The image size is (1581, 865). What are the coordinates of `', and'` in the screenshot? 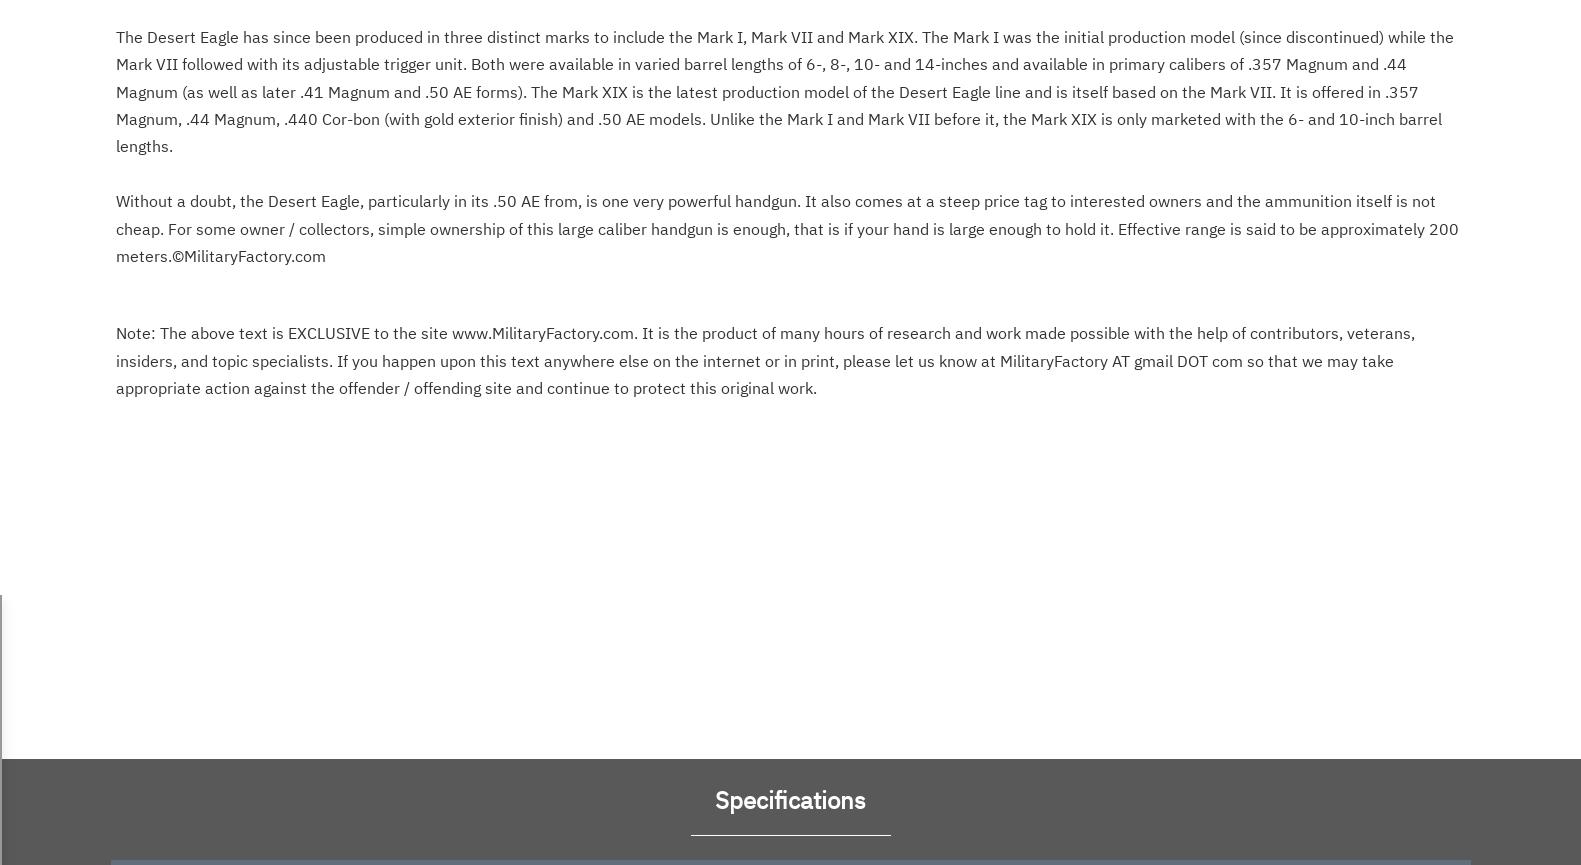 It's located at (533, 180).